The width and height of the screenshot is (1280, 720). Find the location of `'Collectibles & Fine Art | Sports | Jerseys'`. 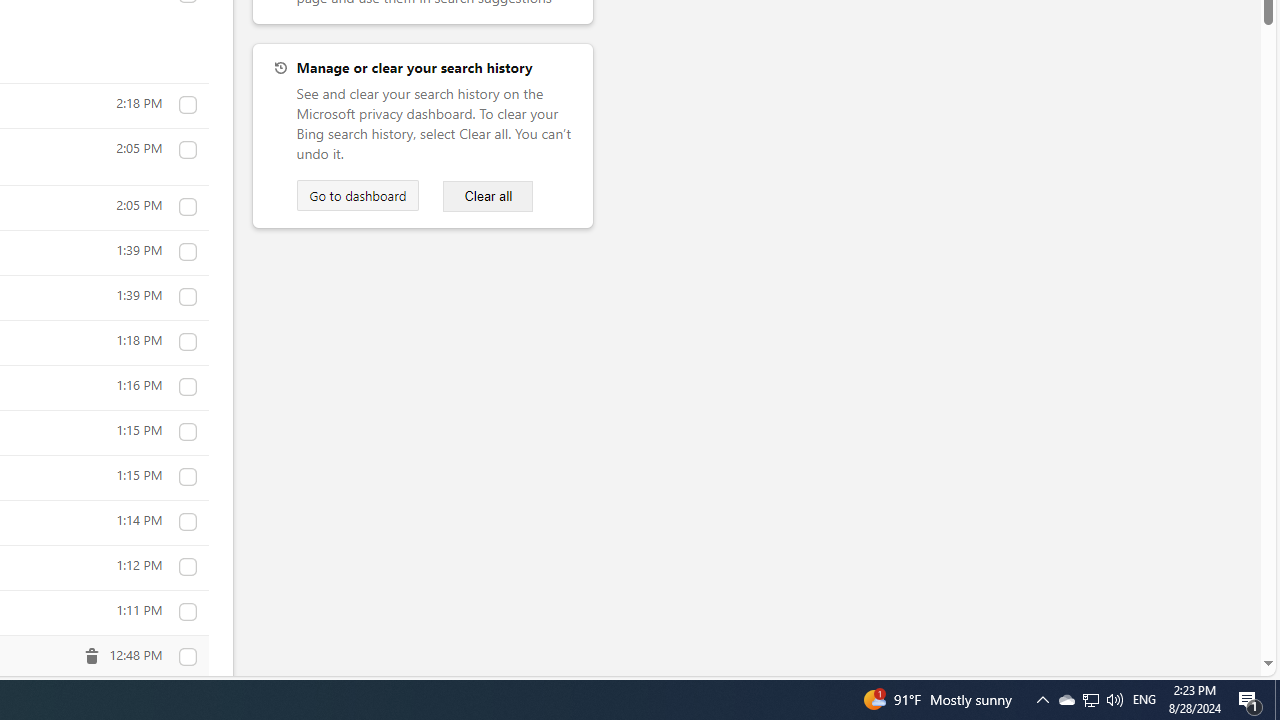

'Collectibles & Fine Art | Sports | Jerseys' is located at coordinates (187, 657).